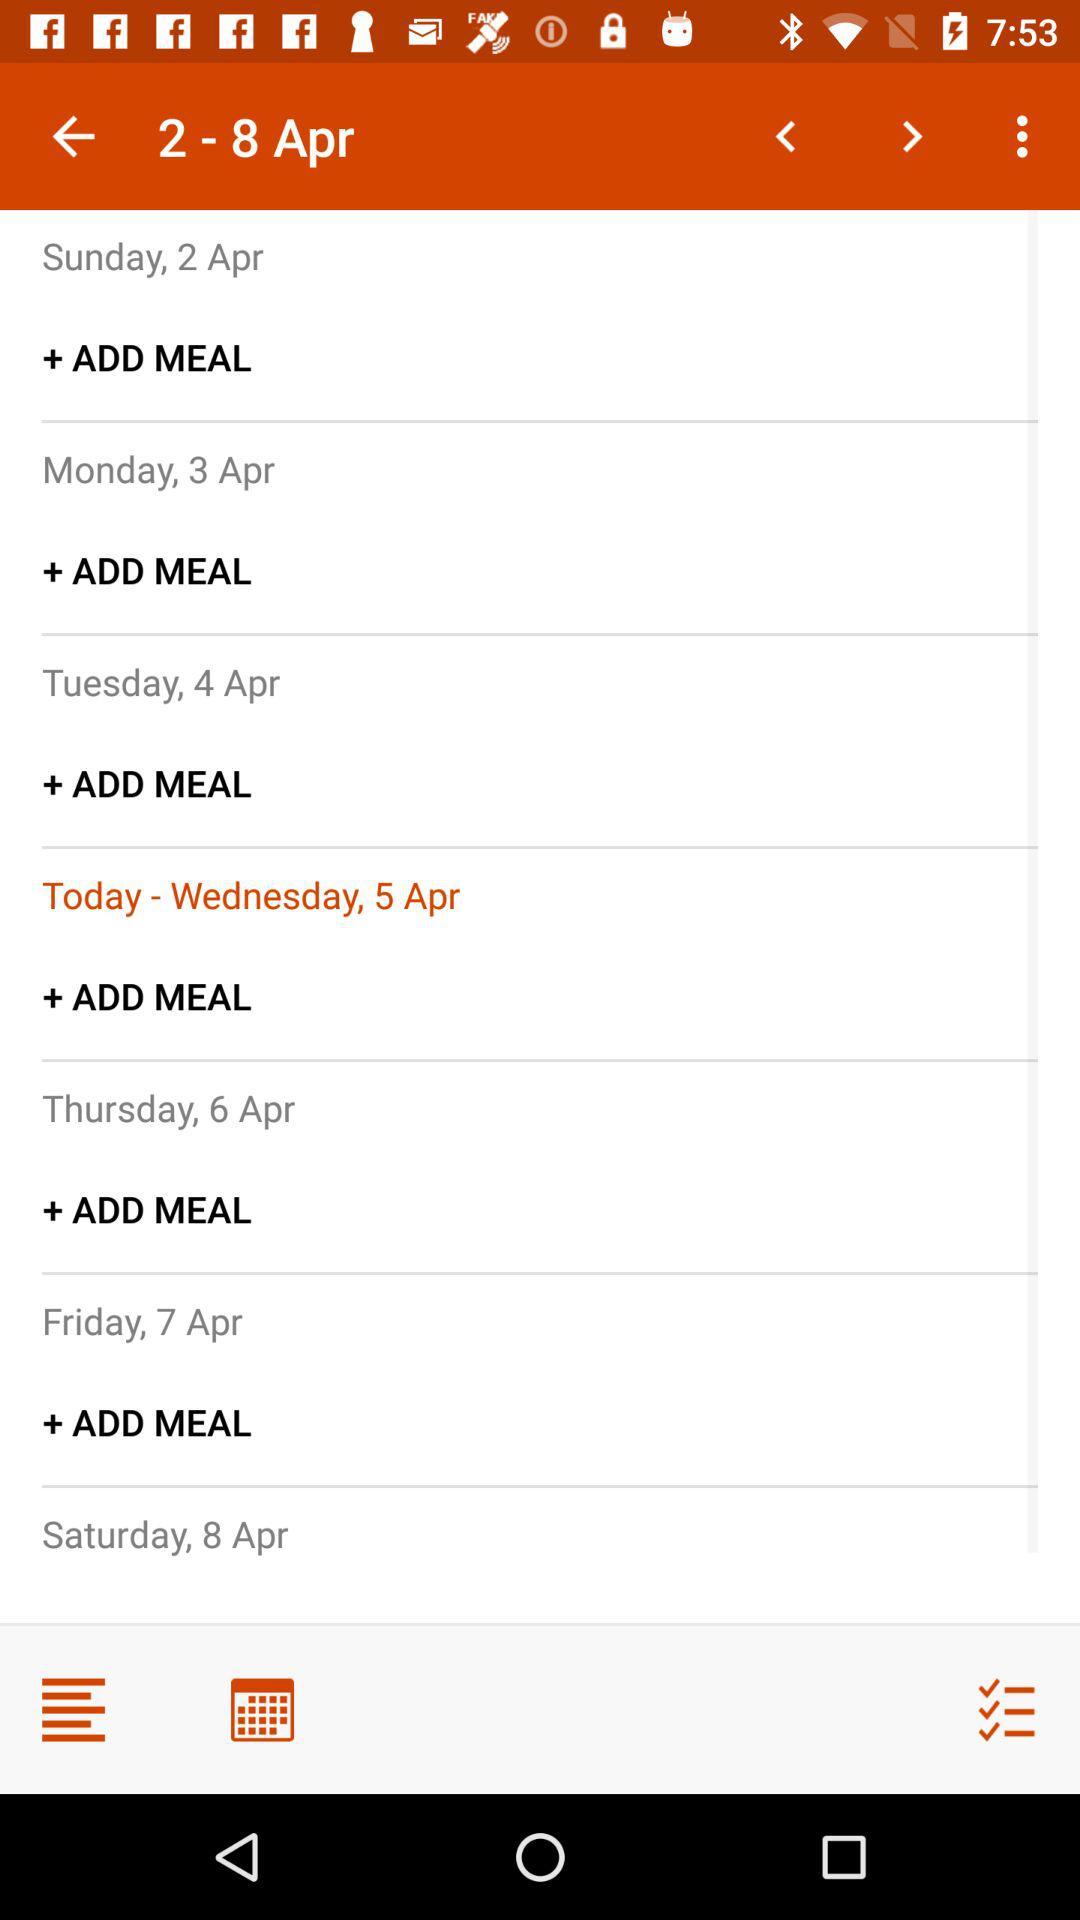 This screenshot has height=1920, width=1080. Describe the element at coordinates (72, 1708) in the screenshot. I see `show listing` at that location.